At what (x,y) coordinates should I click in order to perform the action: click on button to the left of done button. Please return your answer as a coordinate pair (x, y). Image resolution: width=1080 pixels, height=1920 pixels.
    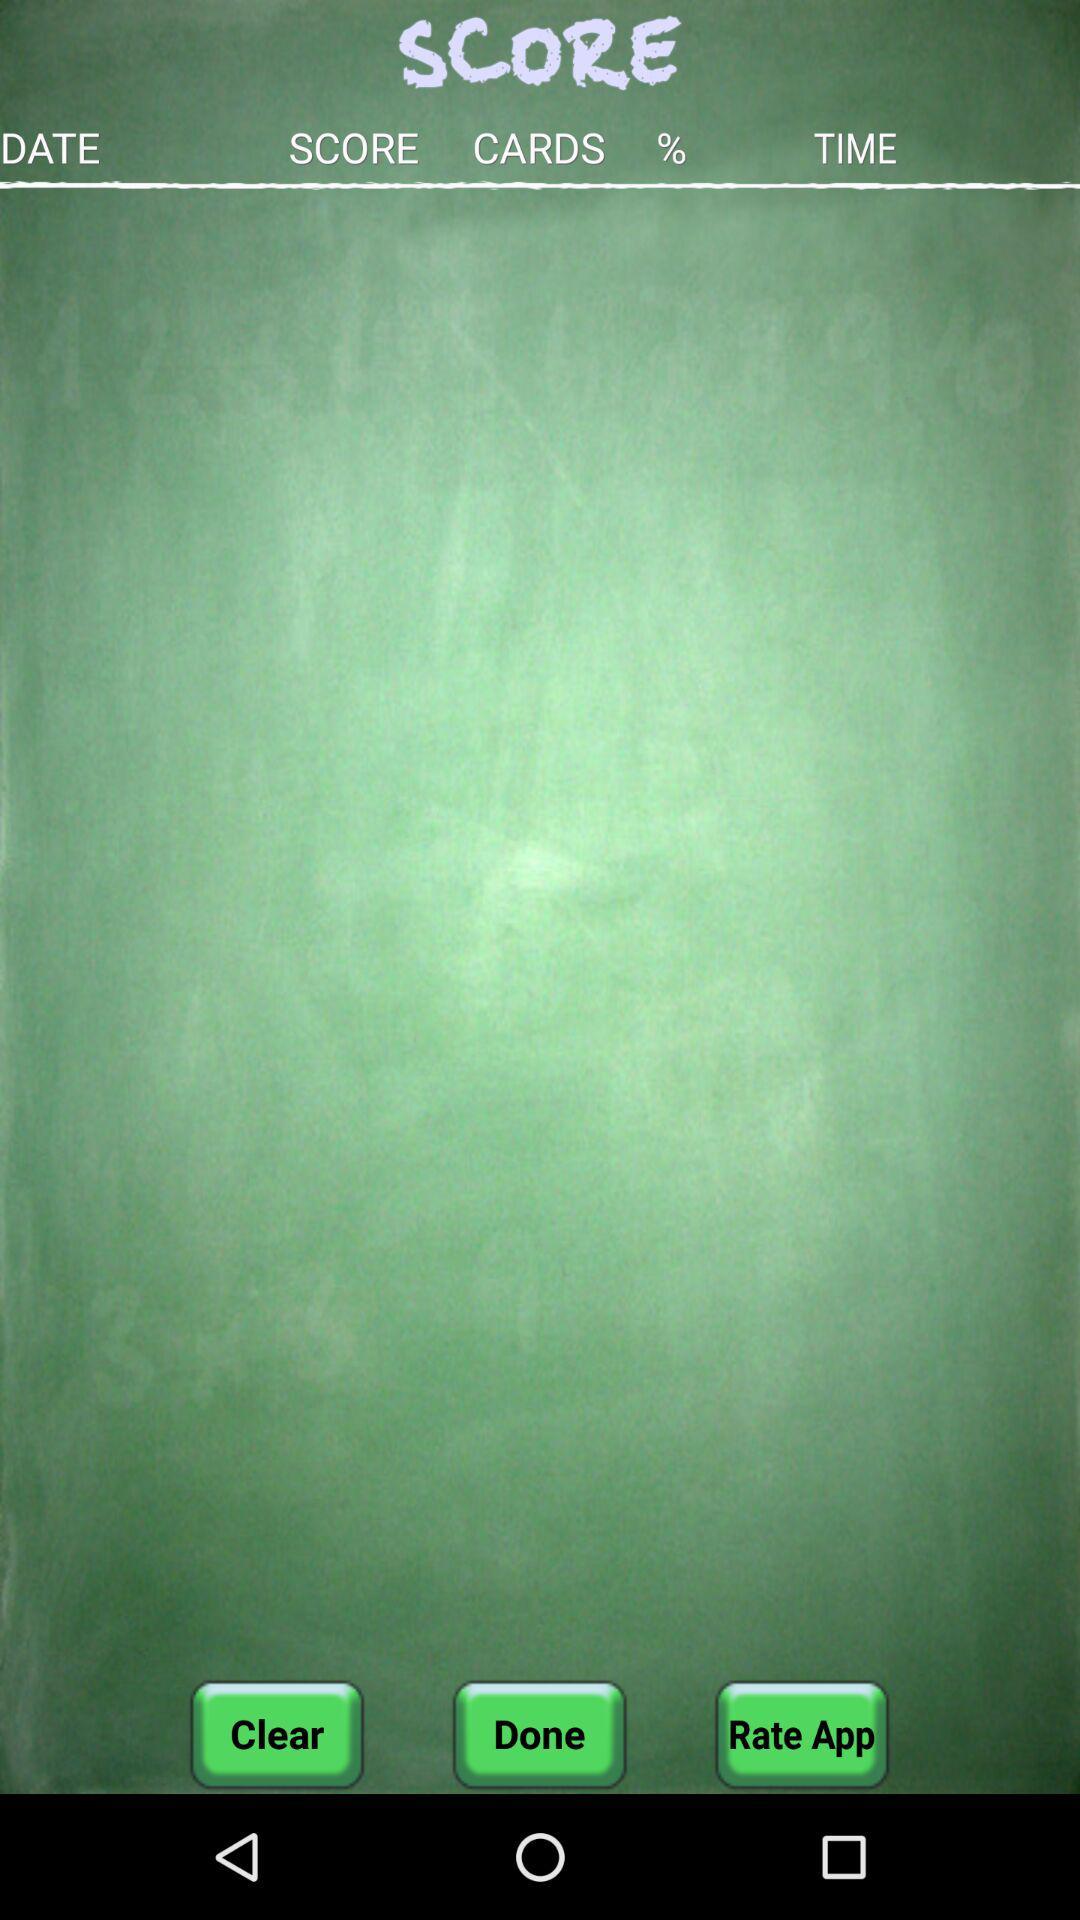
    Looking at the image, I should click on (277, 1733).